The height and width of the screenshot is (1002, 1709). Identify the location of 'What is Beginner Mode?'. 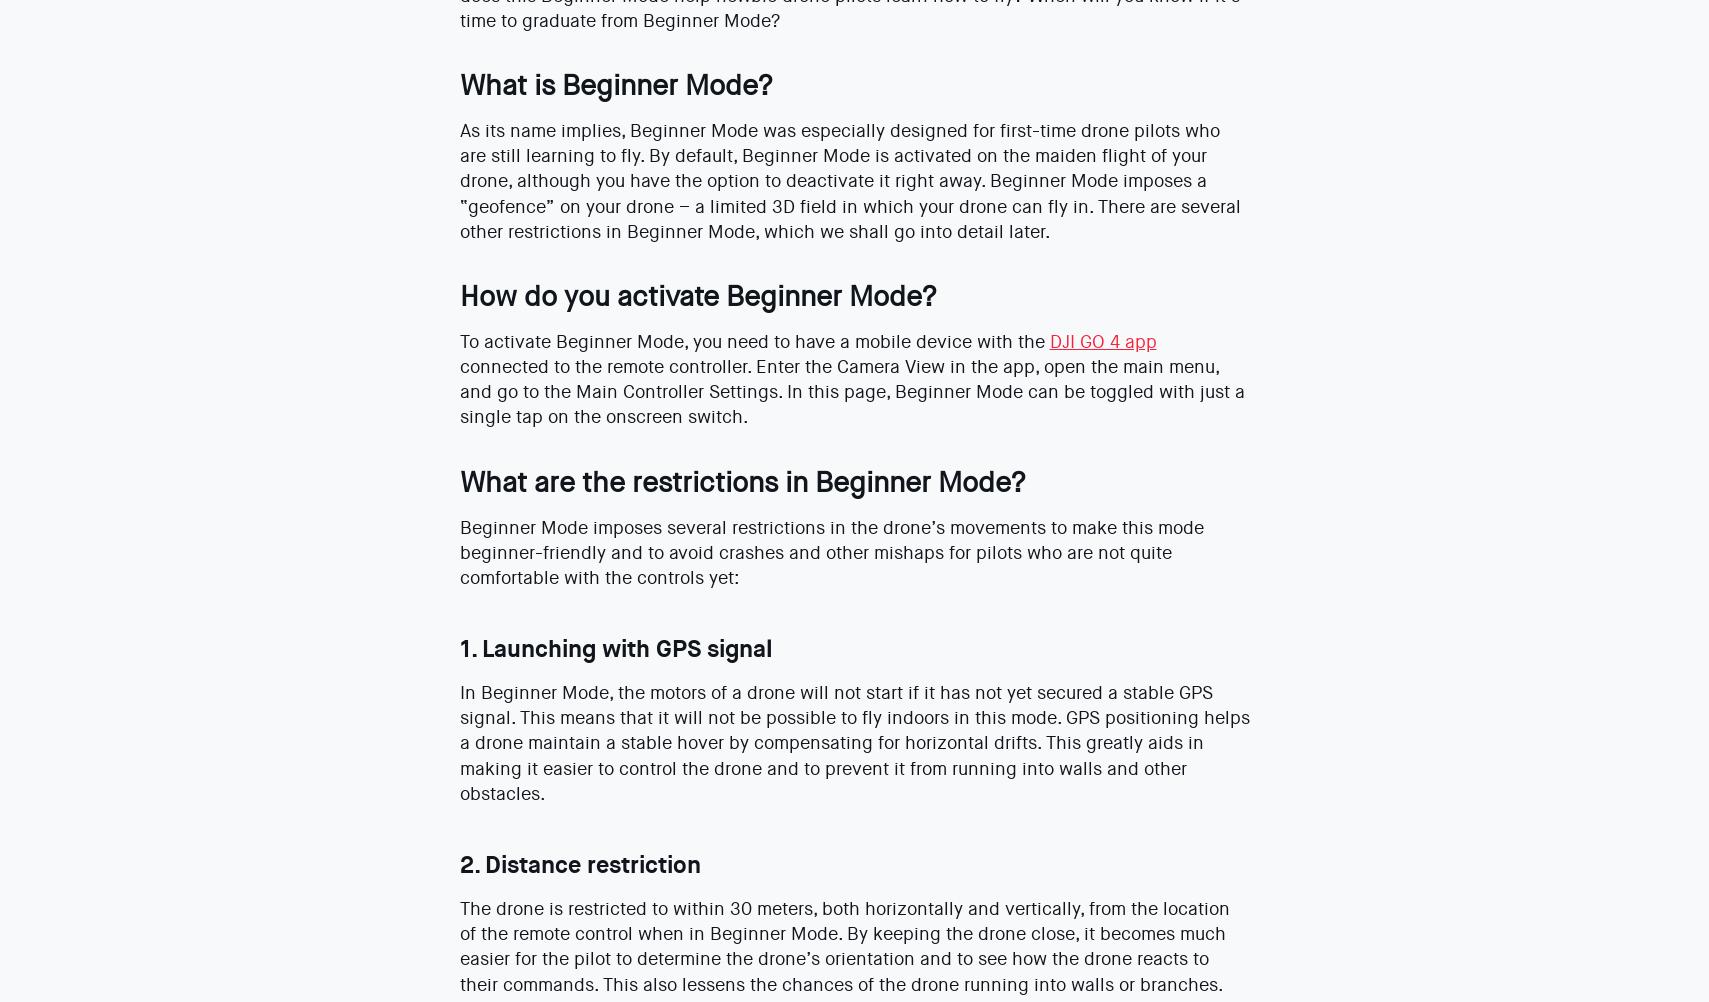
(614, 84).